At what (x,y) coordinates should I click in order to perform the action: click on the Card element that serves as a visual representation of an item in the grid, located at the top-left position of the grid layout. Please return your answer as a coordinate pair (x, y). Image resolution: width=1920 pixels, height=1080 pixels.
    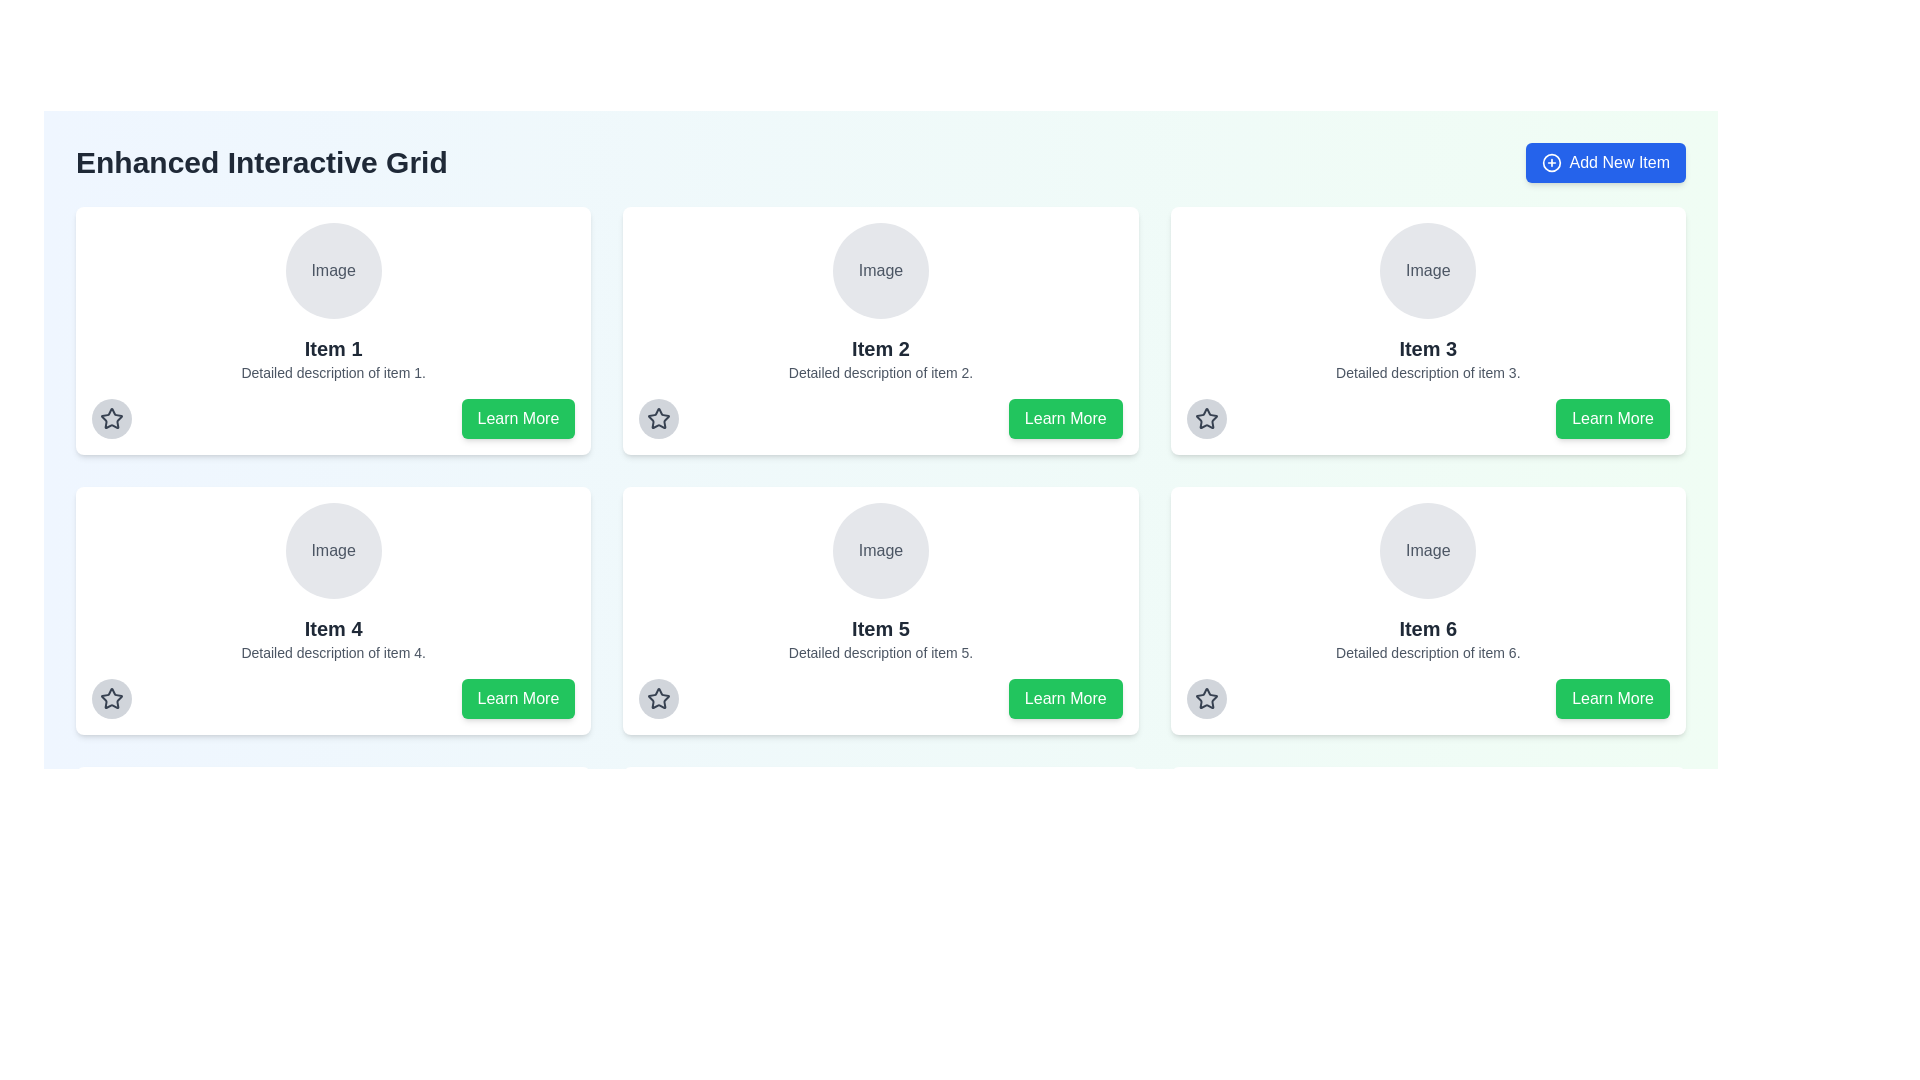
    Looking at the image, I should click on (333, 303).